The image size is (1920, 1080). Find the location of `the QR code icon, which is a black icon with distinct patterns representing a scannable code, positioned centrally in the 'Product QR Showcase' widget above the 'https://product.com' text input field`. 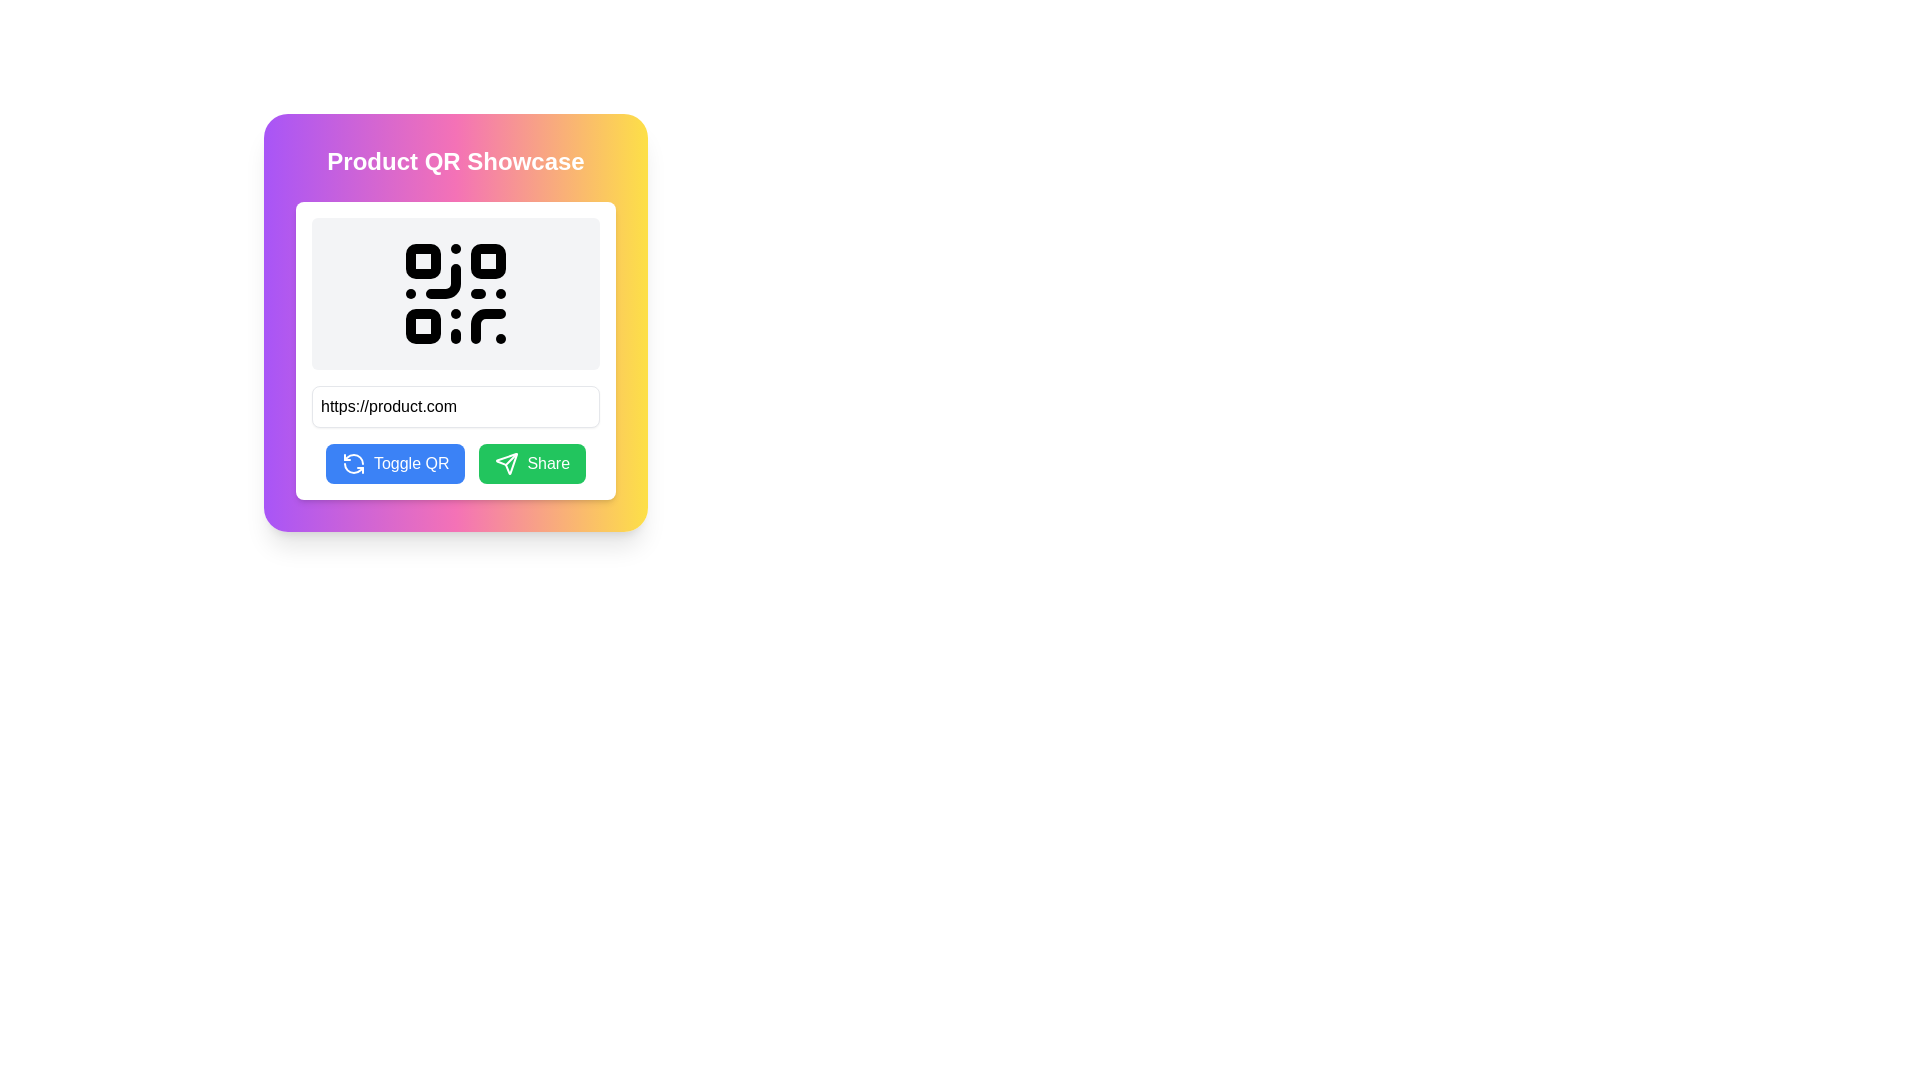

the QR code icon, which is a black icon with distinct patterns representing a scannable code, positioned centrally in the 'Product QR Showcase' widget above the 'https://product.com' text input field is located at coordinates (455, 293).